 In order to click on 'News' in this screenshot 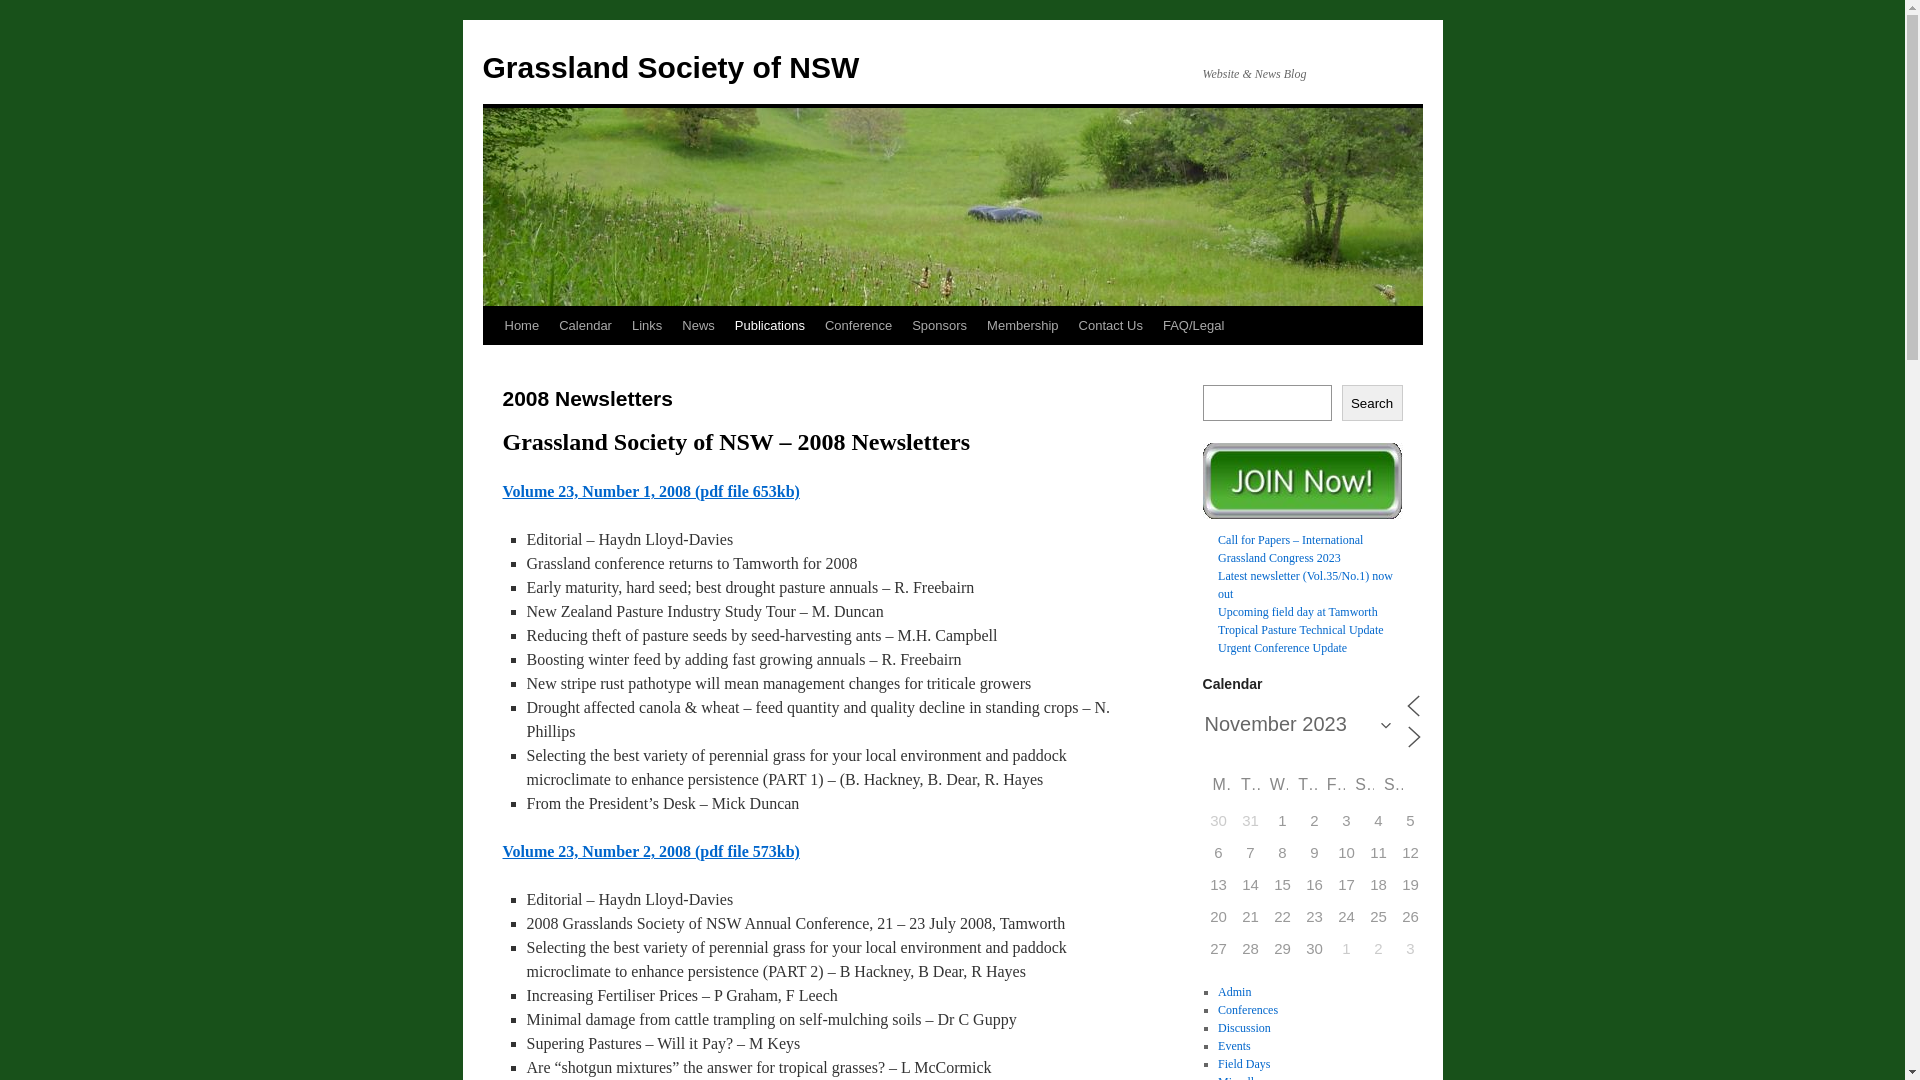, I will do `click(698, 325)`.